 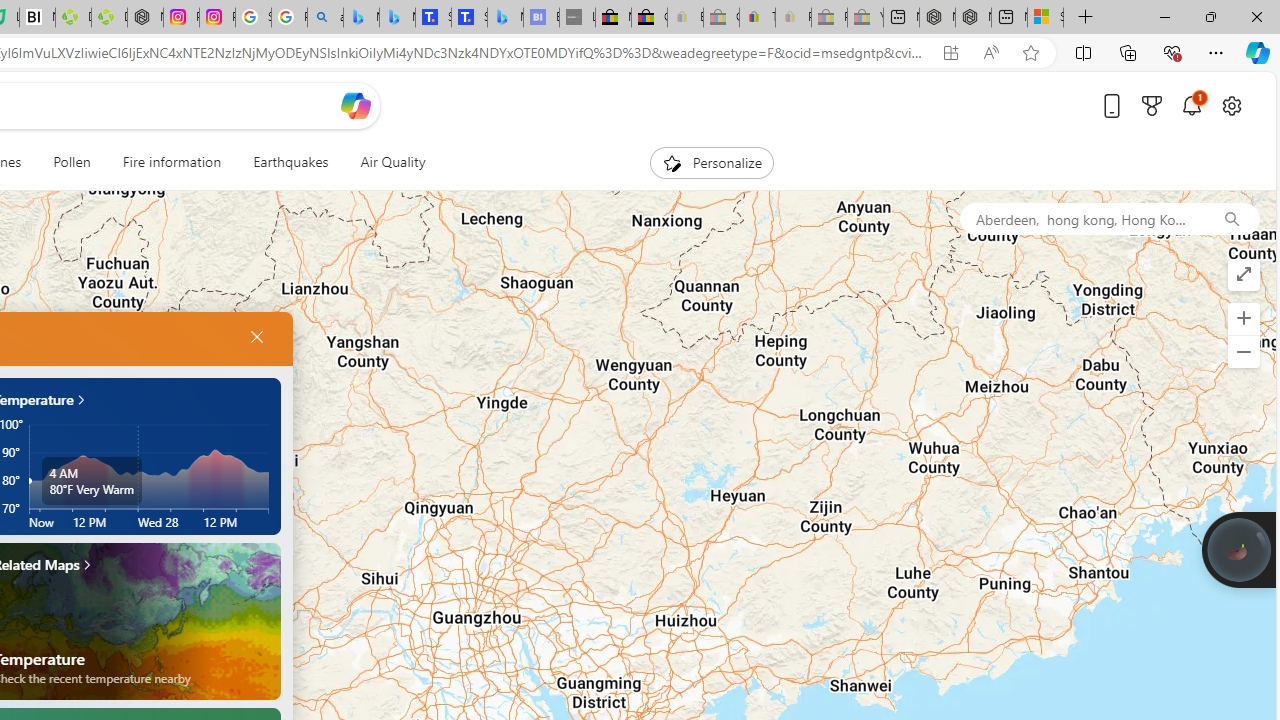 What do you see at coordinates (711, 162) in the screenshot?
I see `'Personalize'` at bounding box center [711, 162].